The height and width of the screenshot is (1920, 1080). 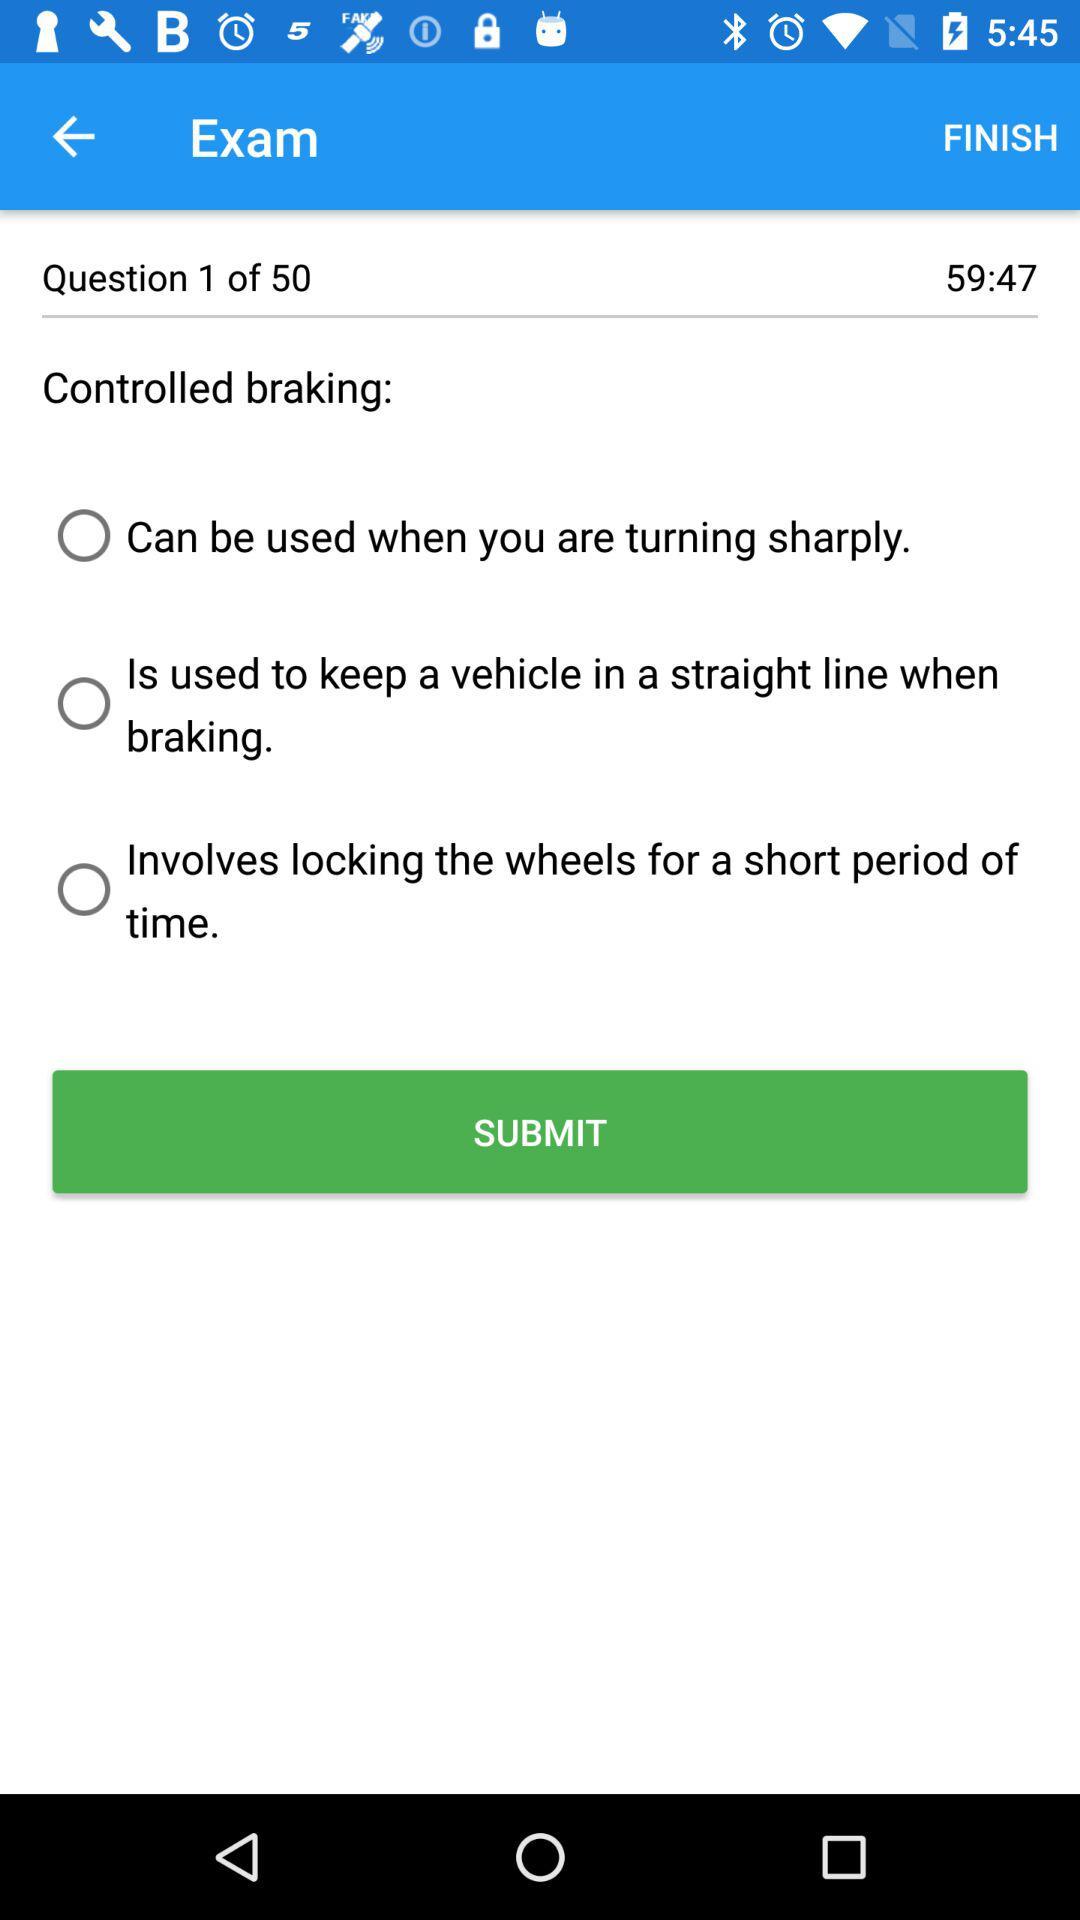 What do you see at coordinates (540, 888) in the screenshot?
I see `icon above submit` at bounding box center [540, 888].